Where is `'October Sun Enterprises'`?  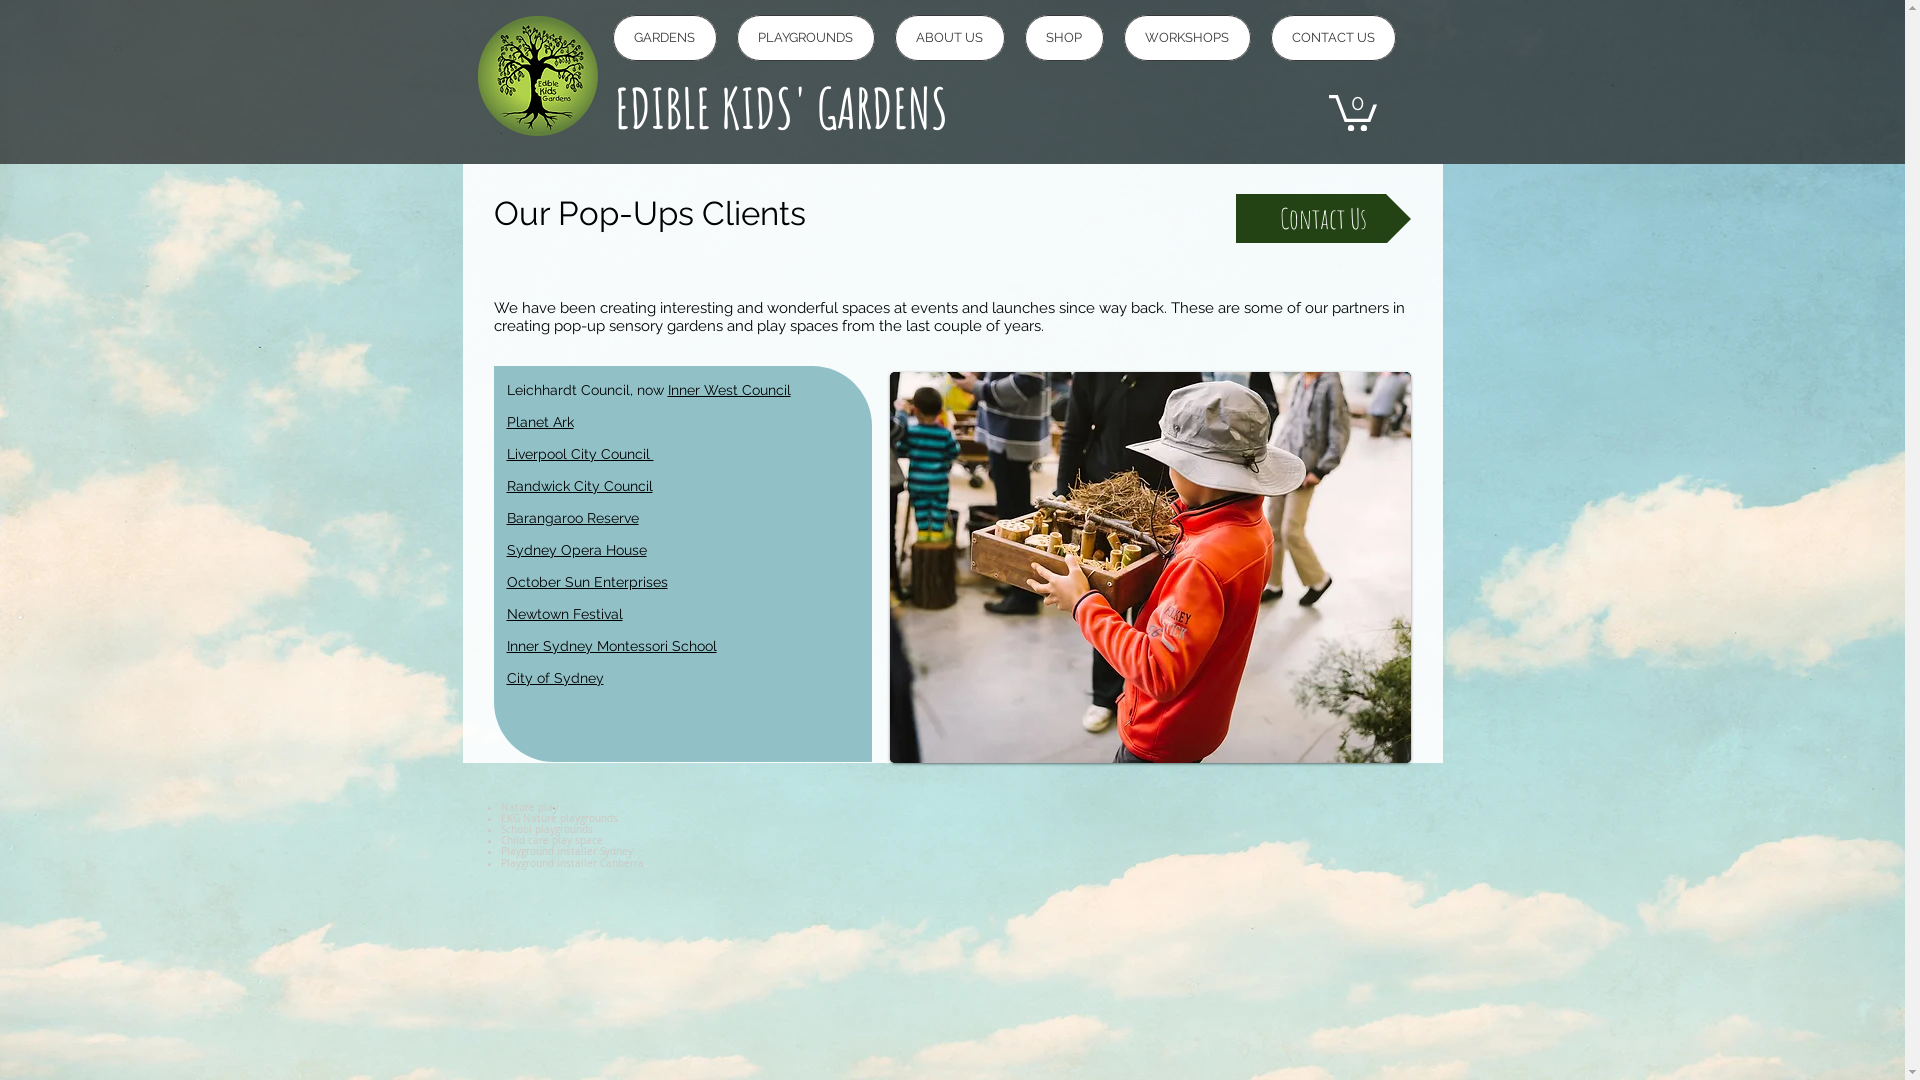
'October Sun Enterprises' is located at coordinates (585, 582).